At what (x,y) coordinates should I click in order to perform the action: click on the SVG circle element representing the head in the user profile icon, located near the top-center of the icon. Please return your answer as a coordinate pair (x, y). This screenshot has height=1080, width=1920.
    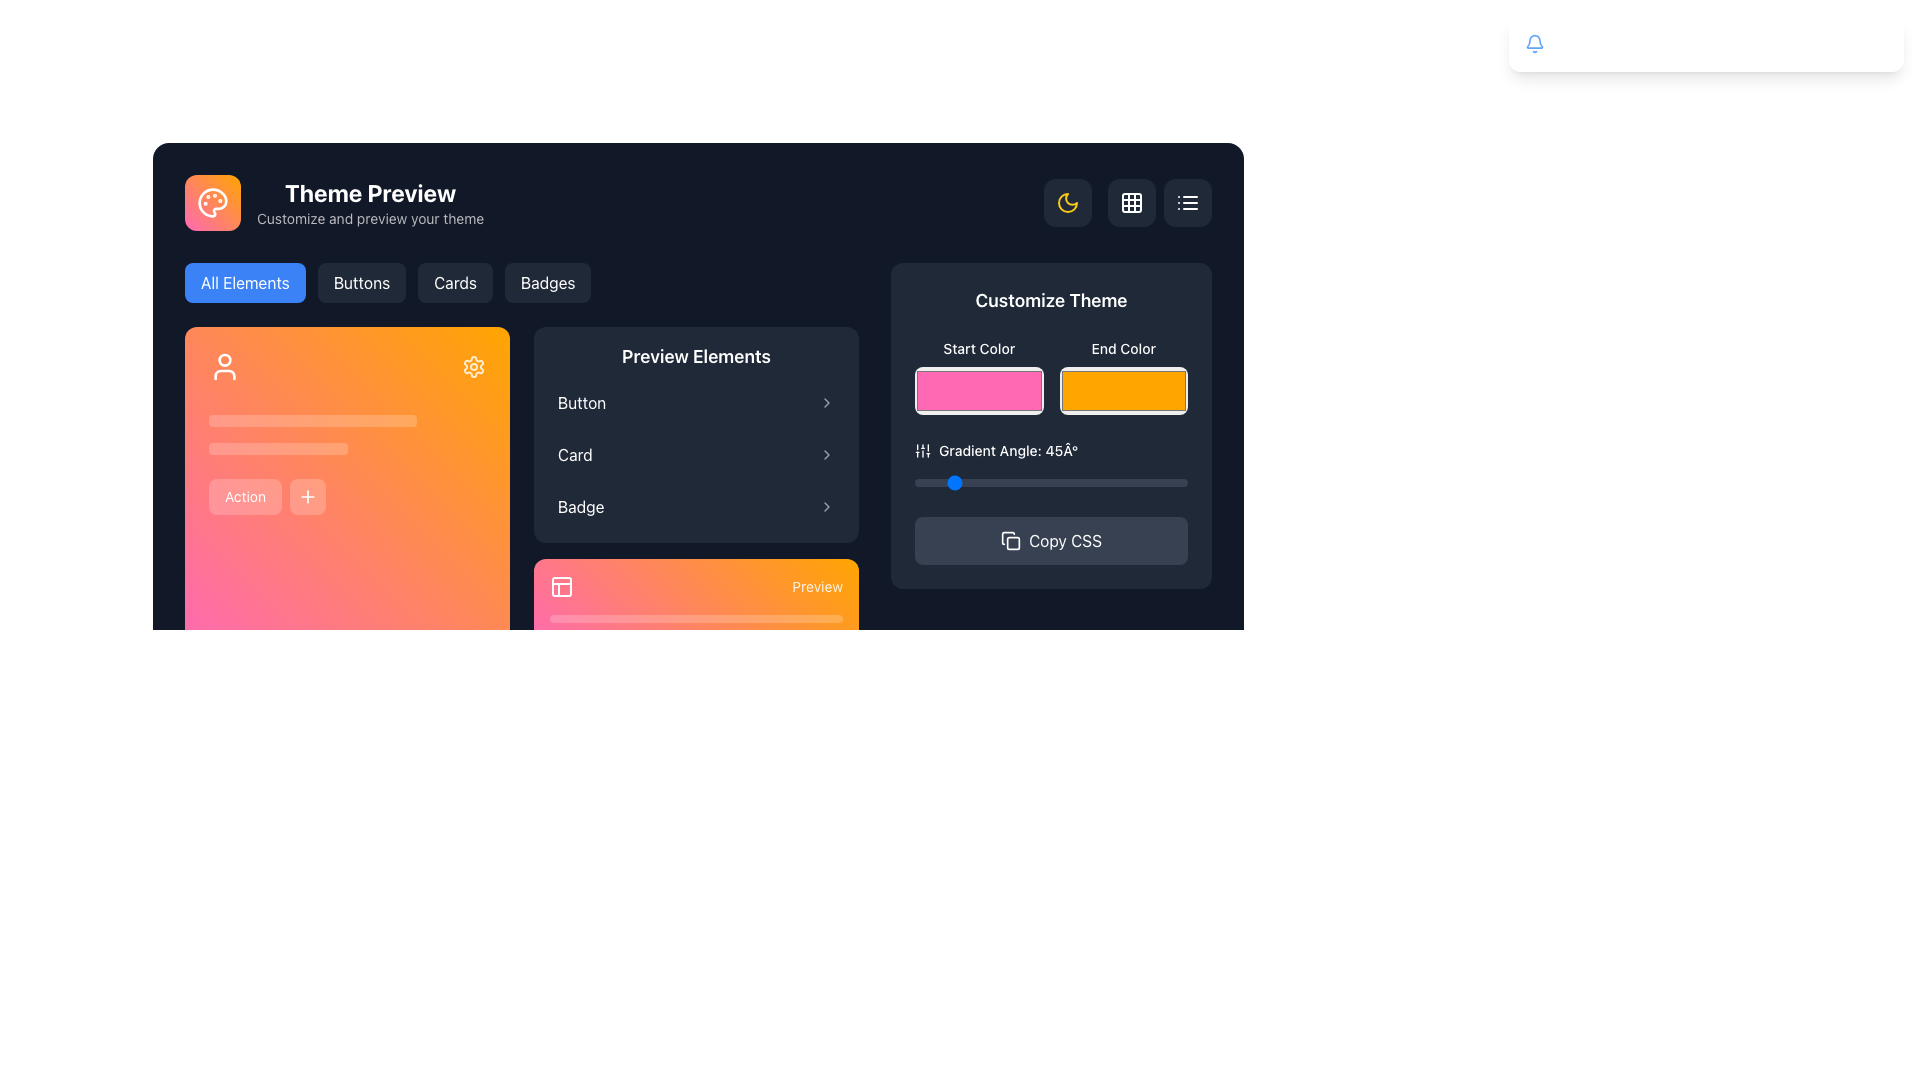
    Looking at the image, I should click on (225, 358).